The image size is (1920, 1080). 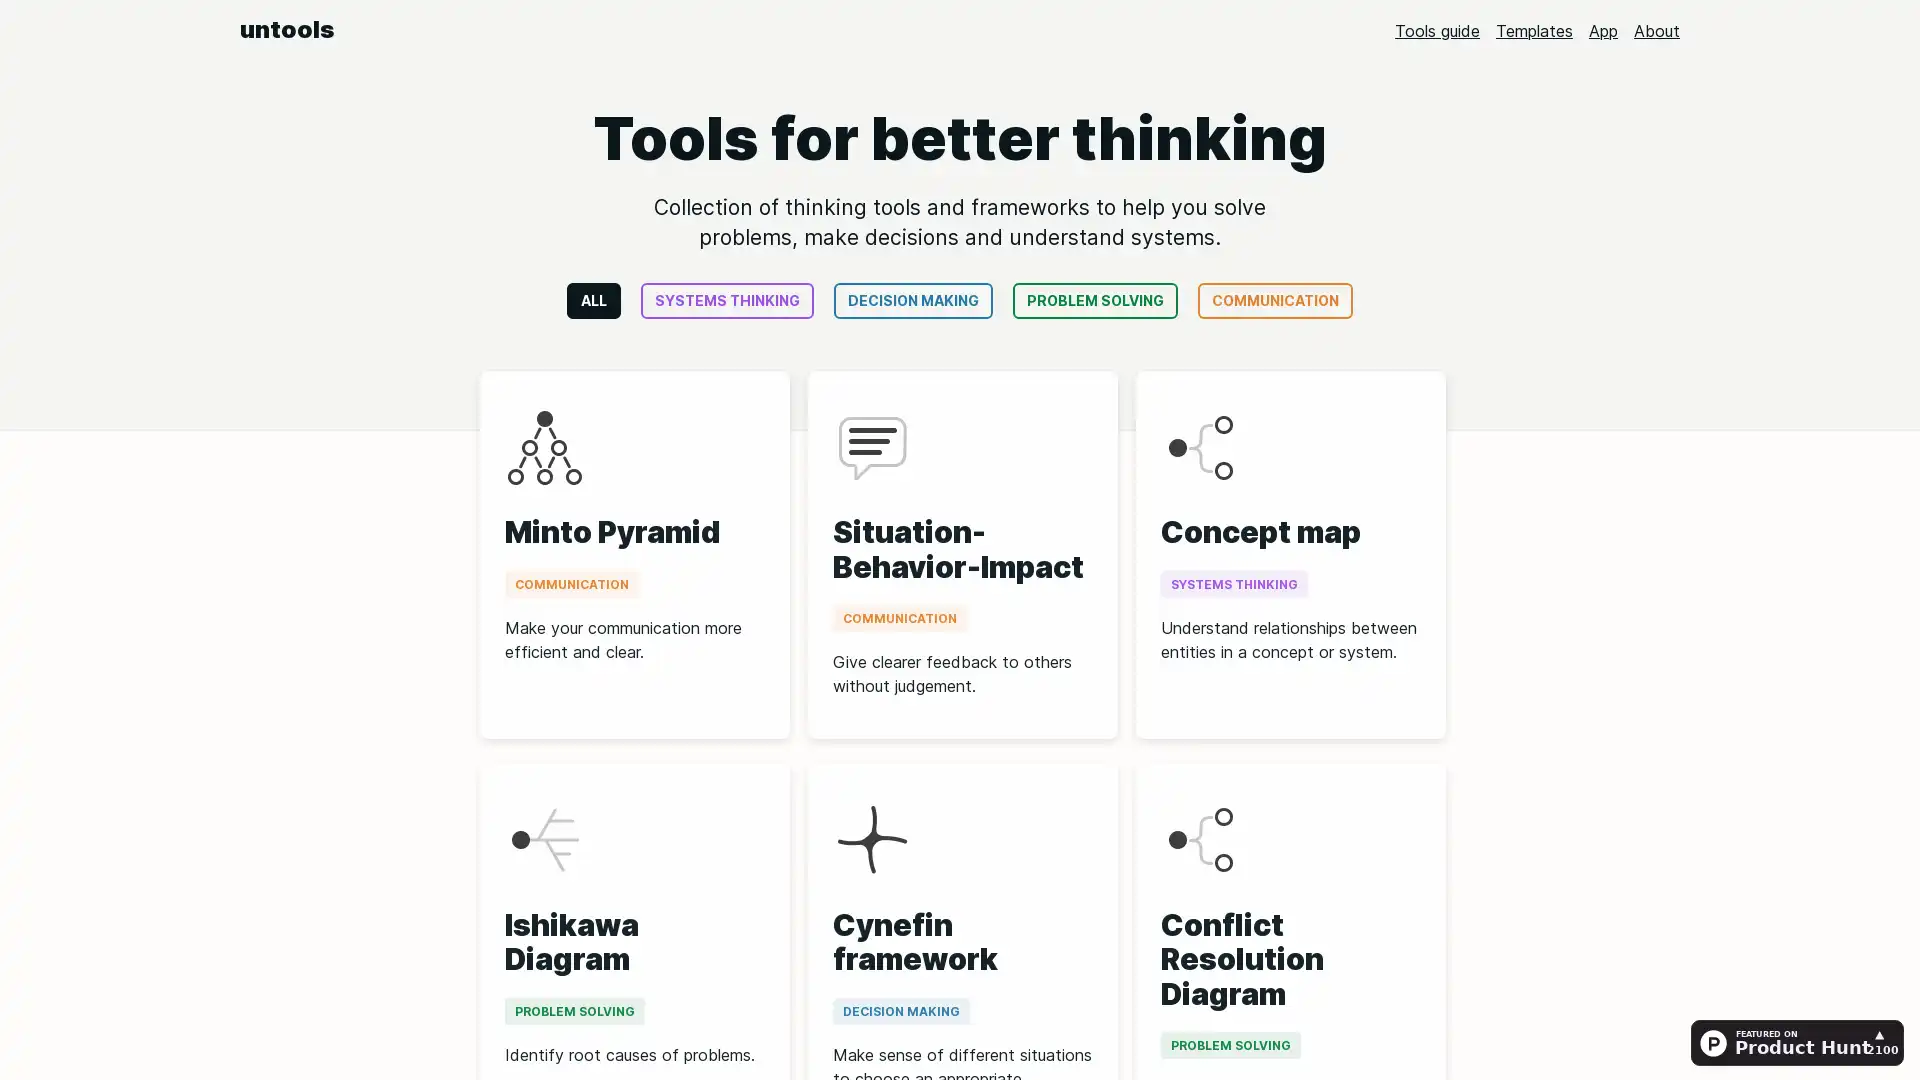 I want to click on COMMUNICATION, so click(x=1274, y=300).